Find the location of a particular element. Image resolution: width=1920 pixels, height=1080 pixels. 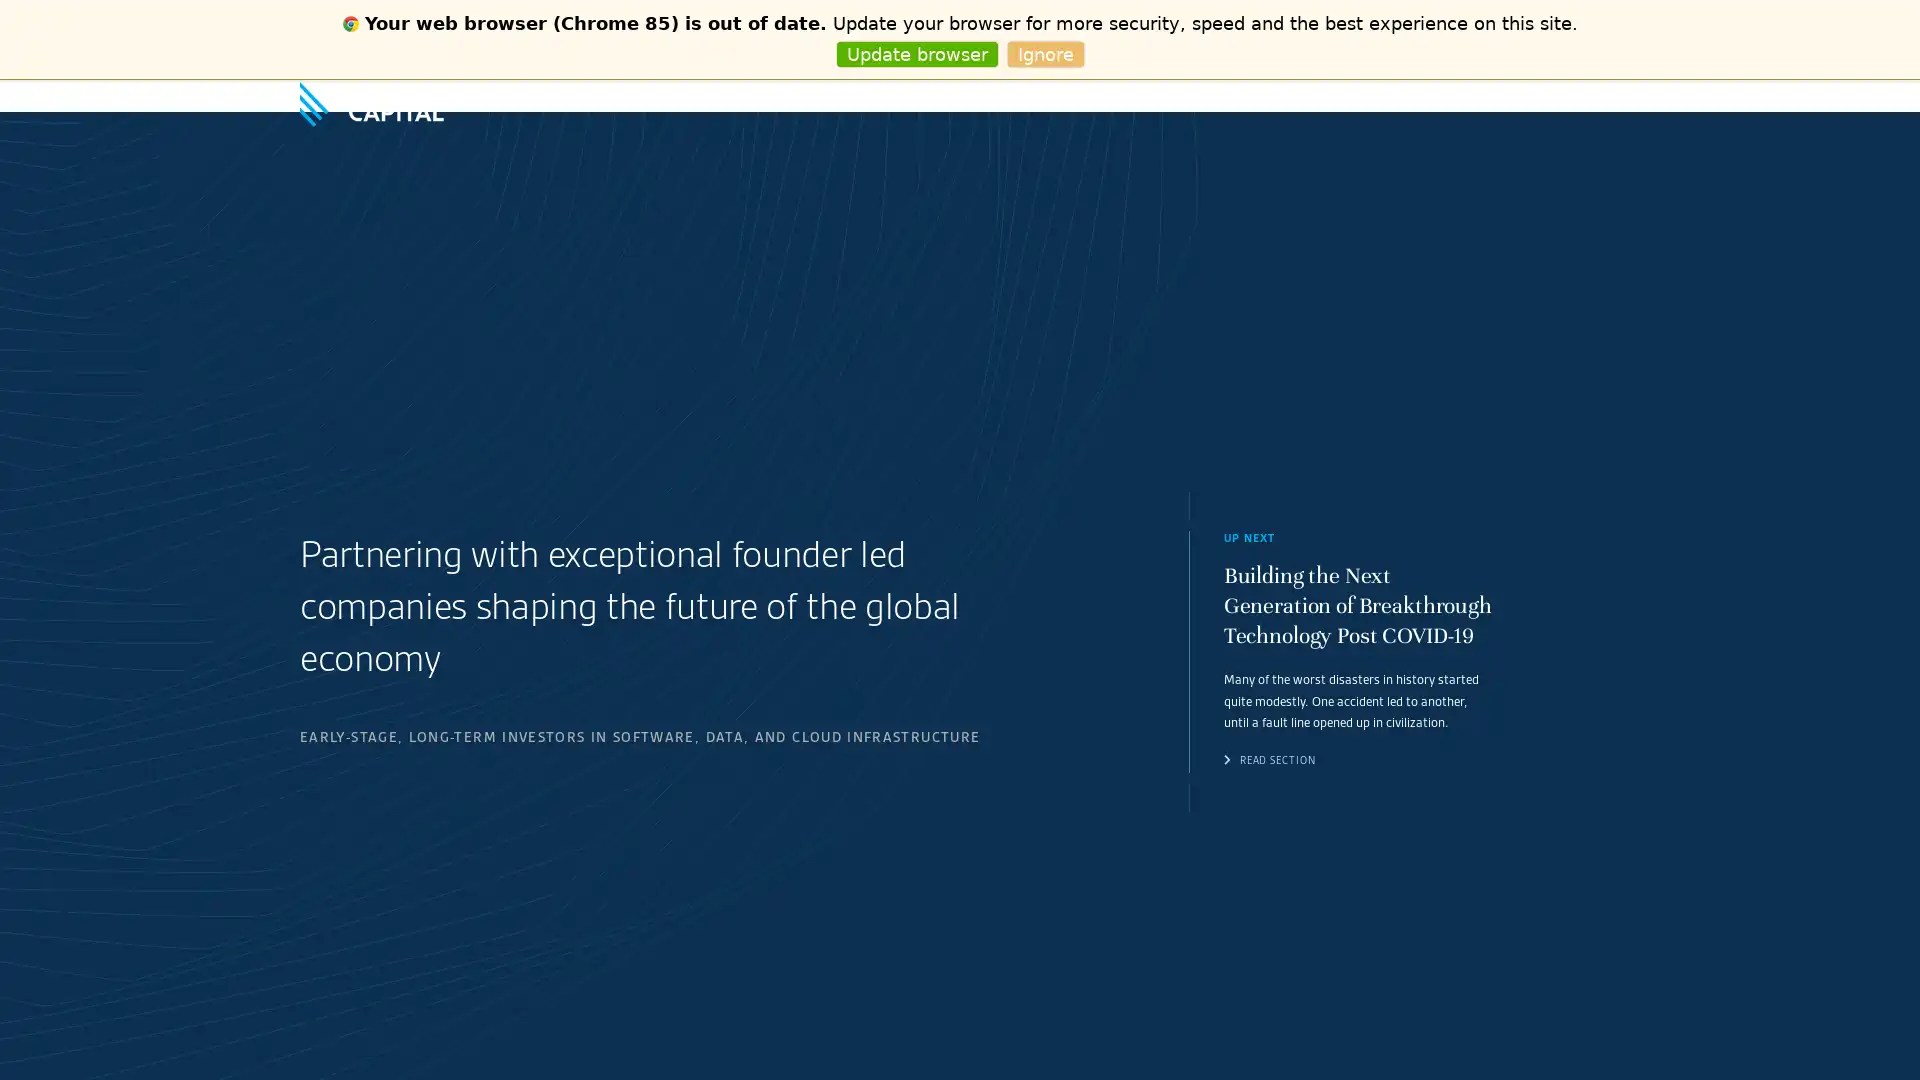

Ignore is located at coordinates (1044, 54).